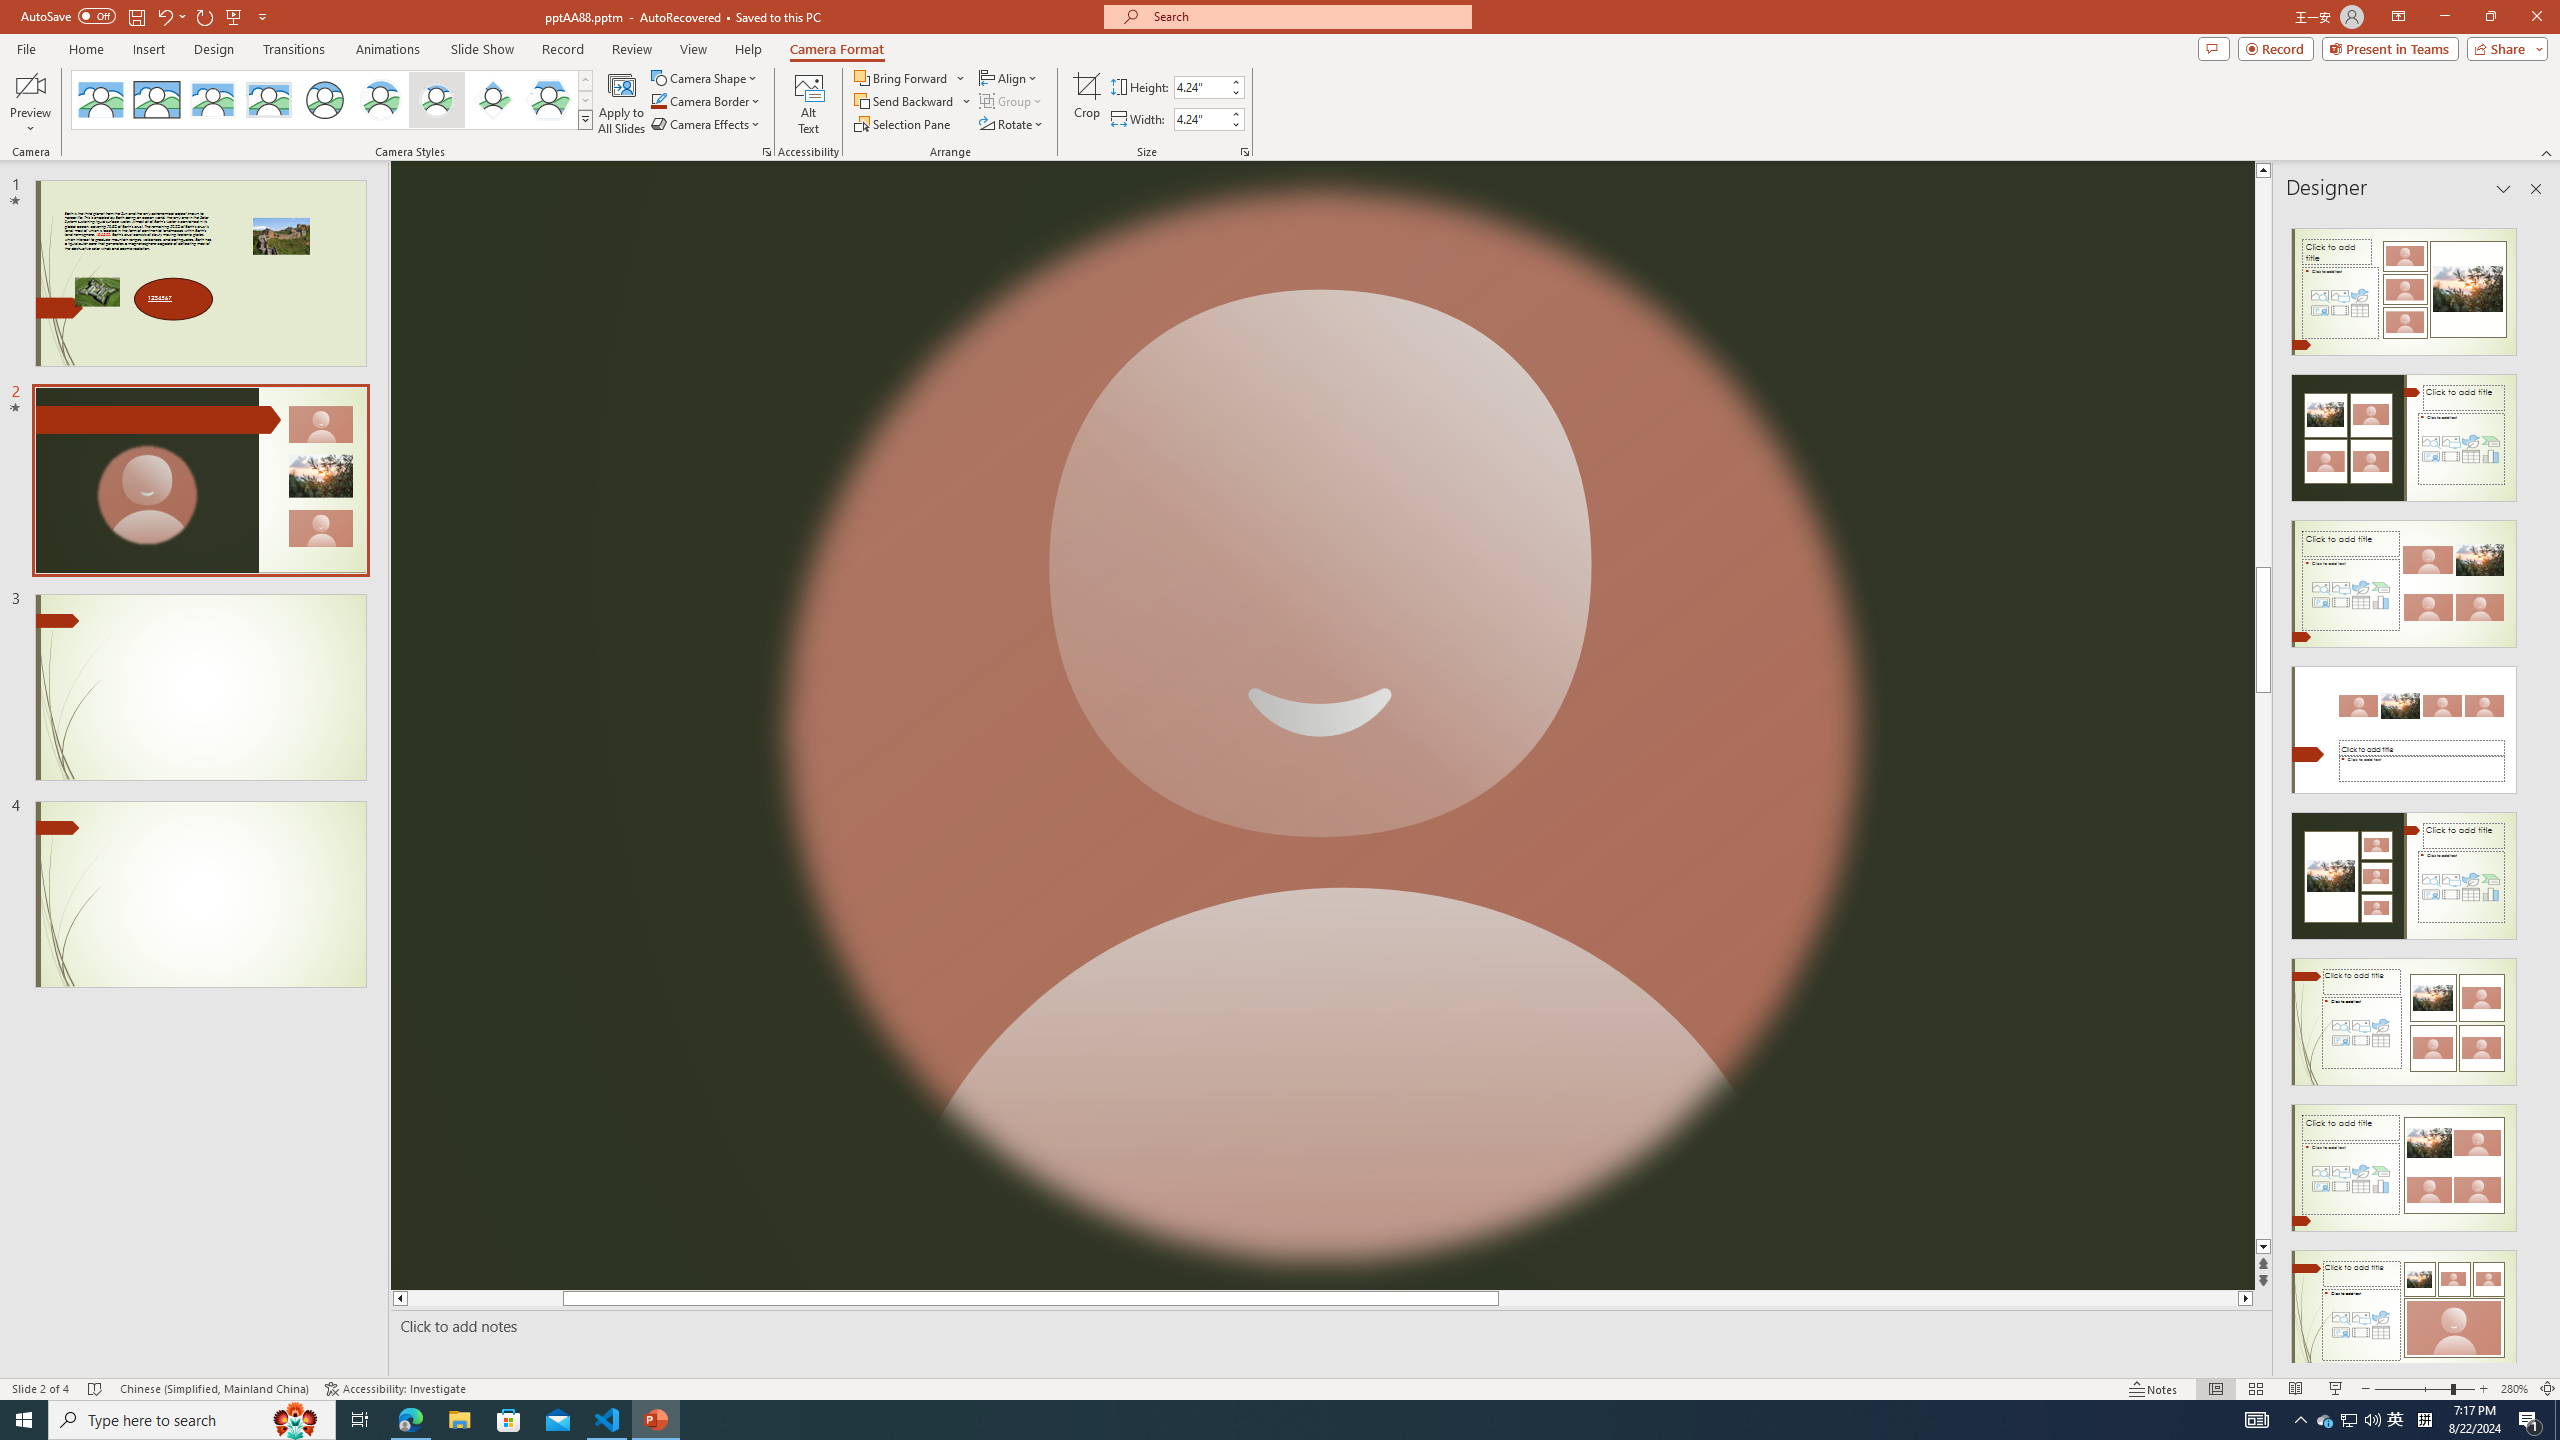 The width and height of the screenshot is (2560, 1440). What do you see at coordinates (11, 9) in the screenshot?
I see `'System'` at bounding box center [11, 9].